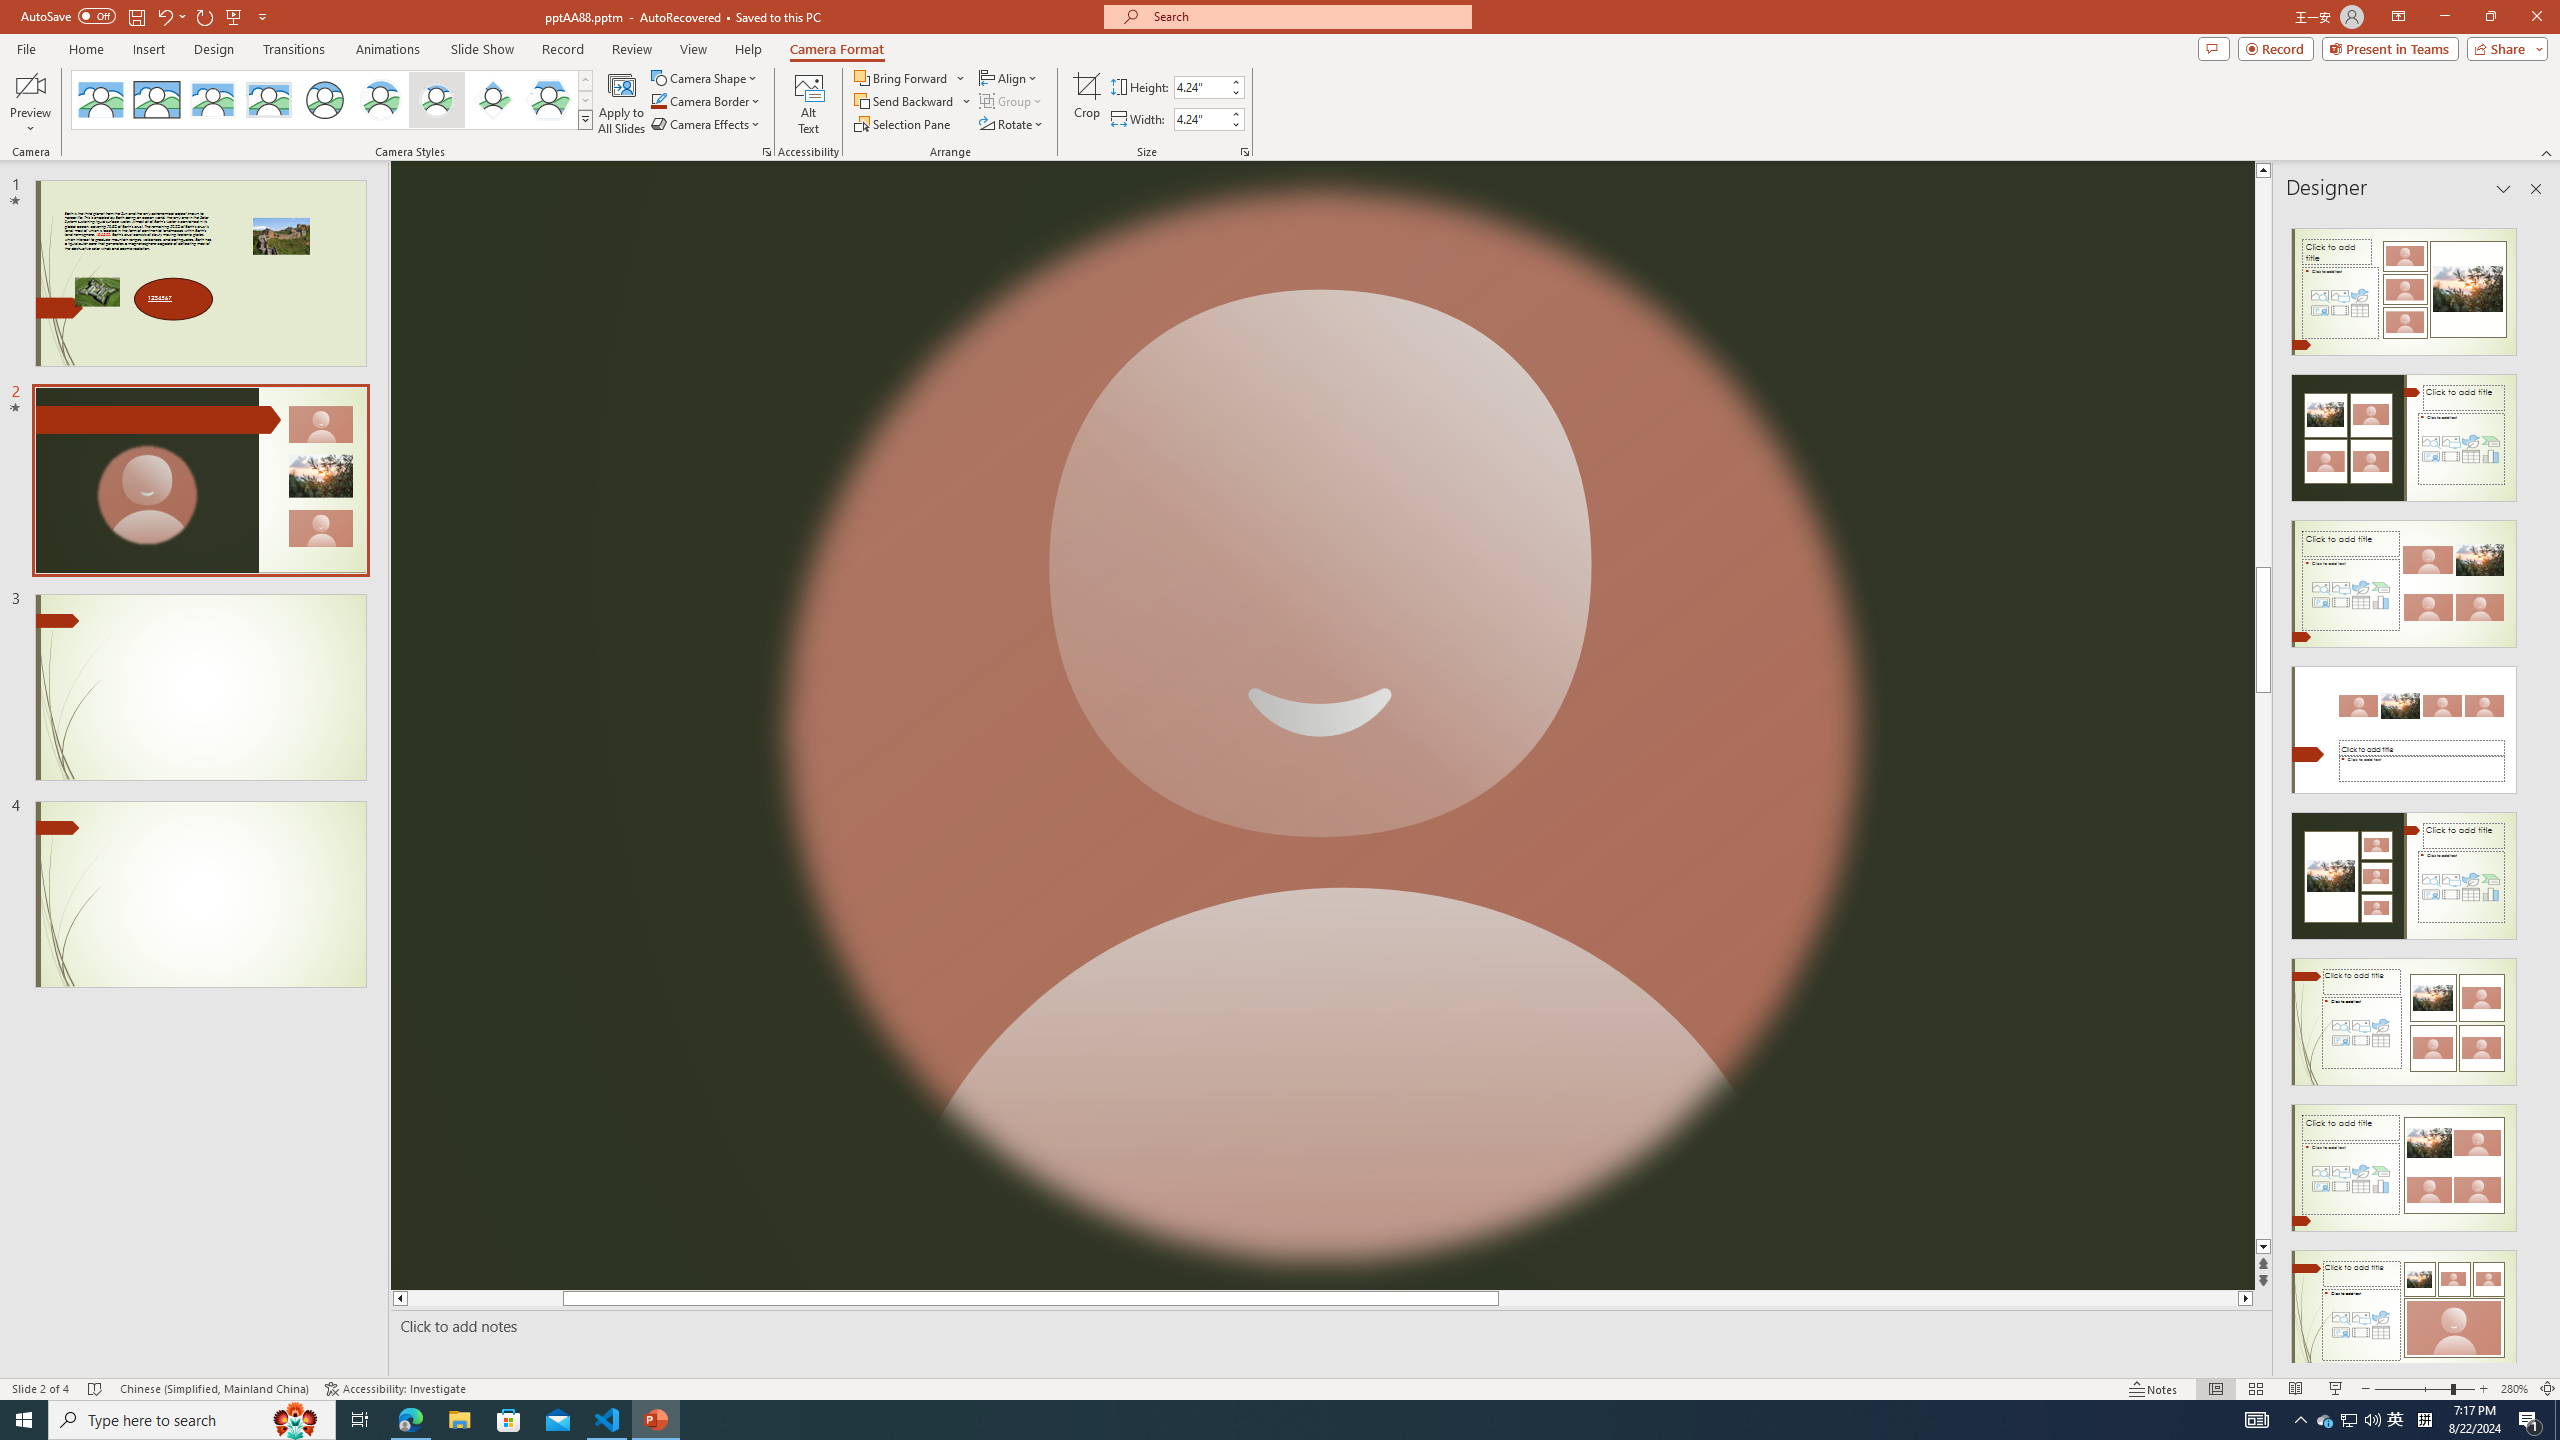 The width and height of the screenshot is (2560, 1440). What do you see at coordinates (11, 9) in the screenshot?
I see `'System'` at bounding box center [11, 9].